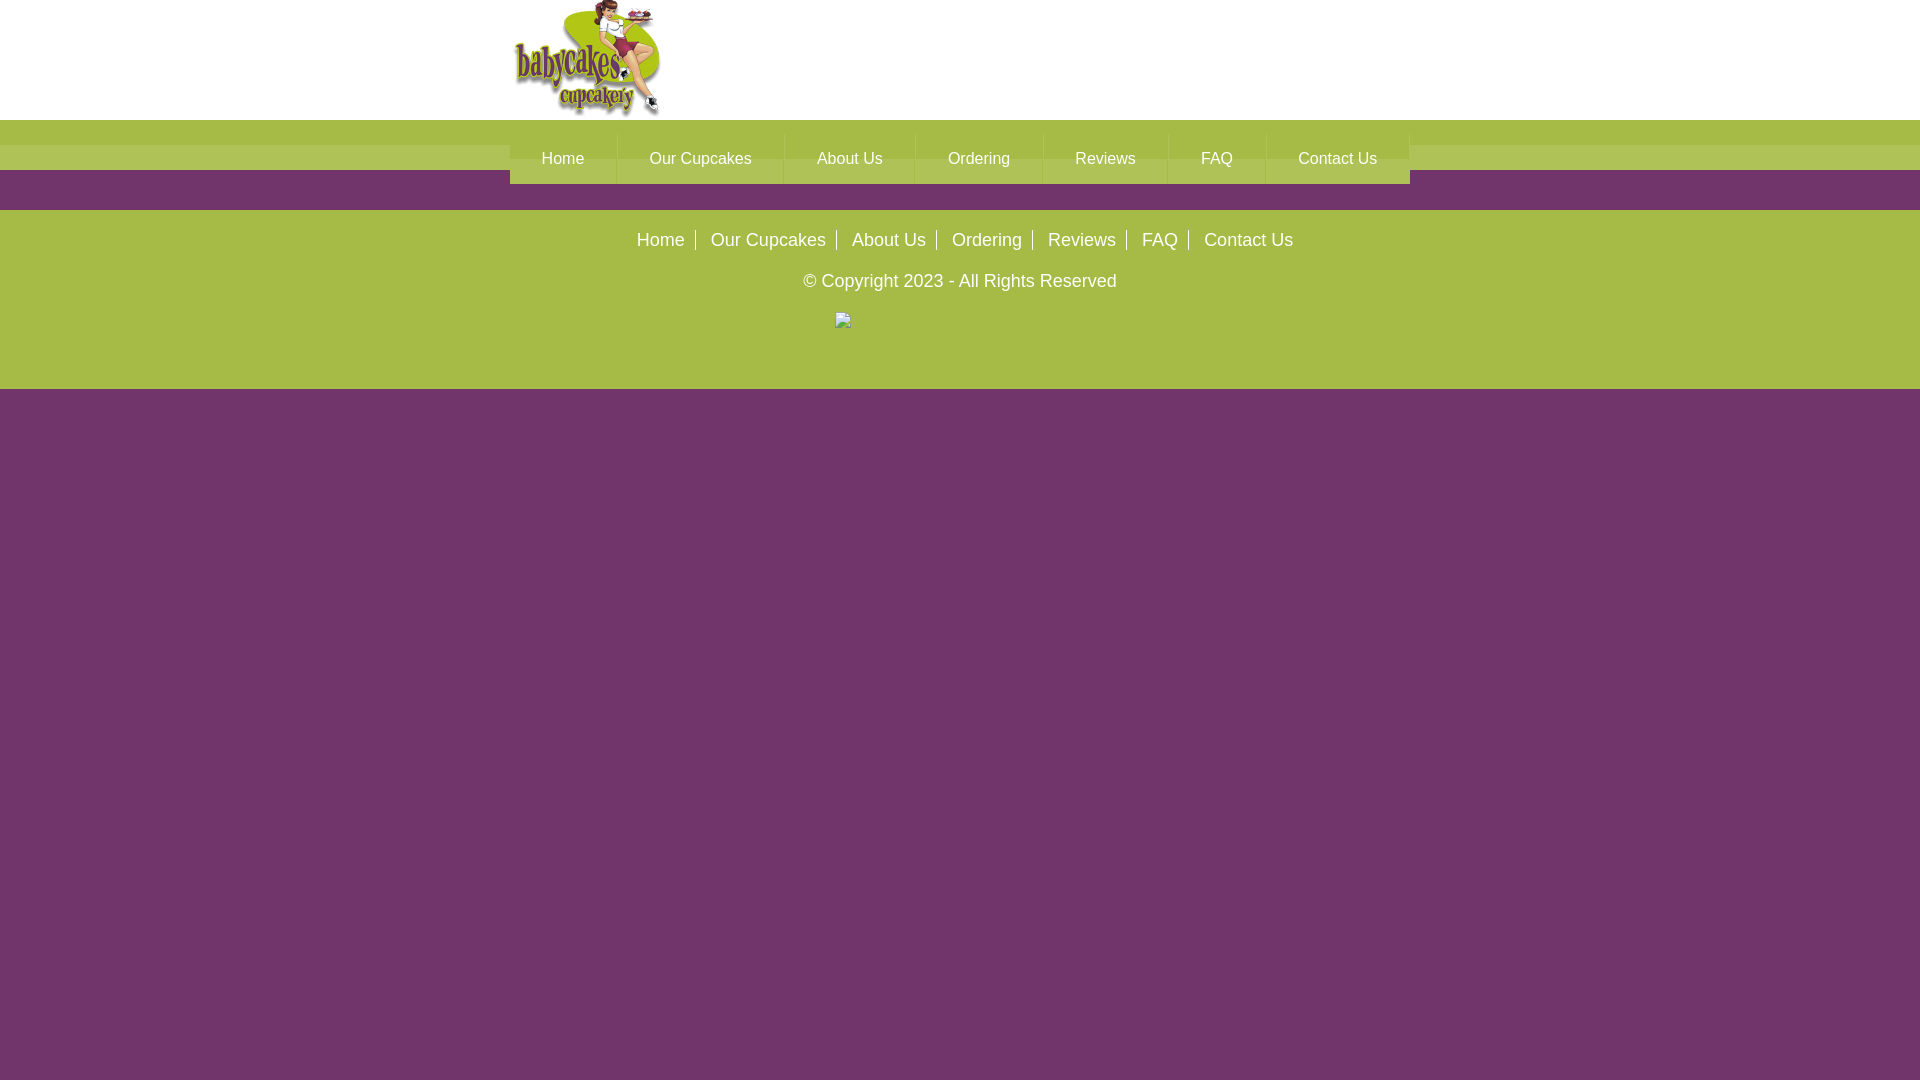  I want to click on 'Reviews', so click(1080, 238).